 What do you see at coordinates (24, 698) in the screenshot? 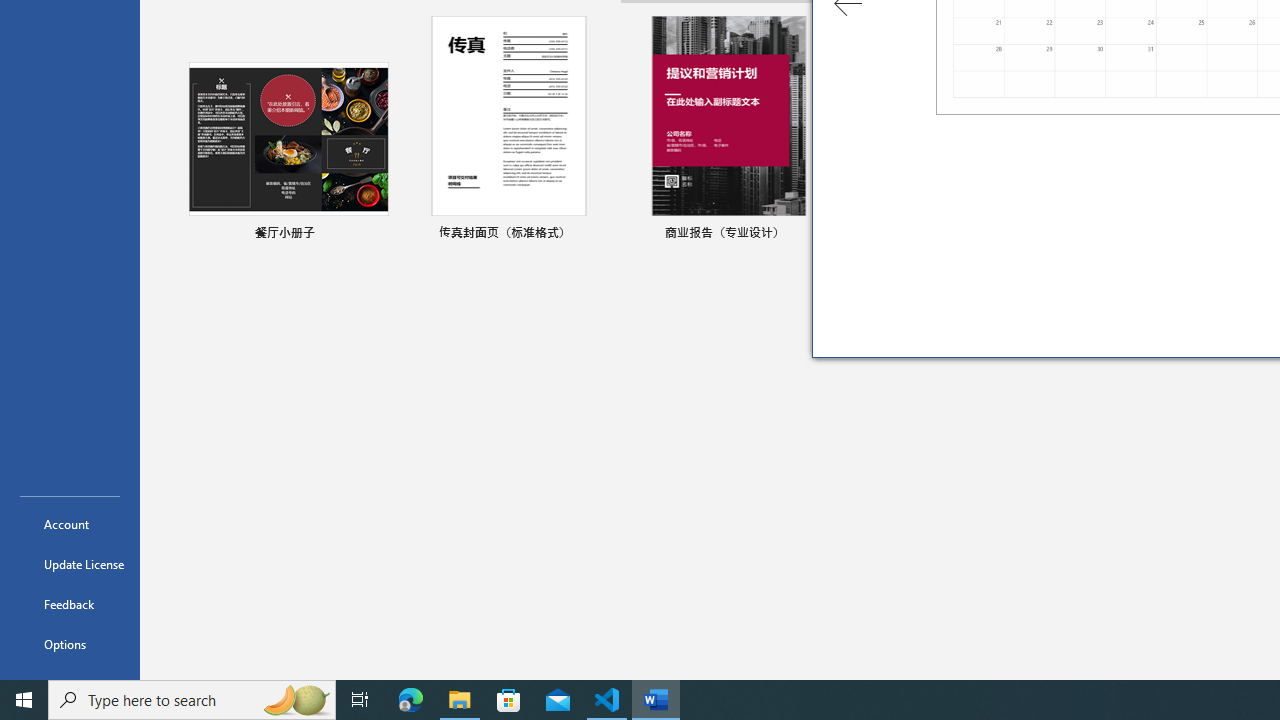
I see `'Start'` at bounding box center [24, 698].